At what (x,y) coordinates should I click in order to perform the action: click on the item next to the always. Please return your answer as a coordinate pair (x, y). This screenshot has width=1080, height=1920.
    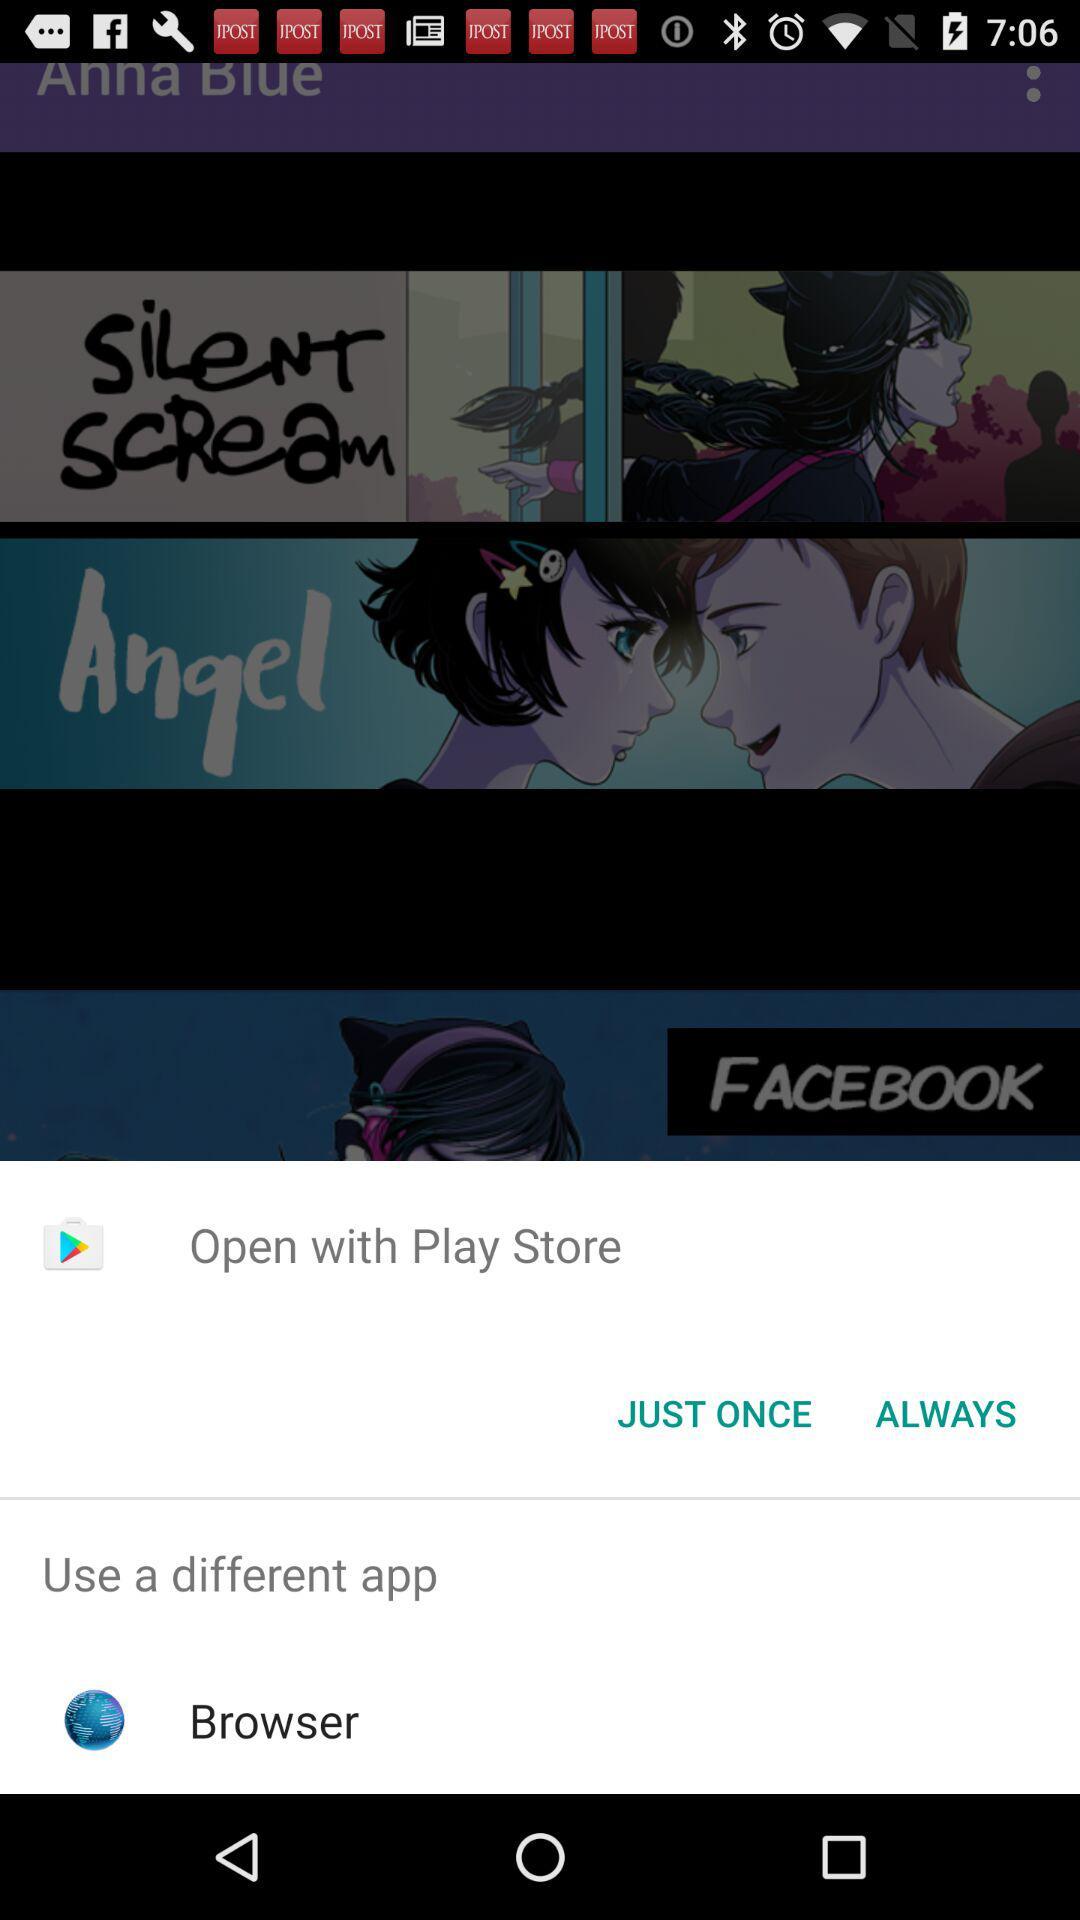
    Looking at the image, I should click on (713, 1411).